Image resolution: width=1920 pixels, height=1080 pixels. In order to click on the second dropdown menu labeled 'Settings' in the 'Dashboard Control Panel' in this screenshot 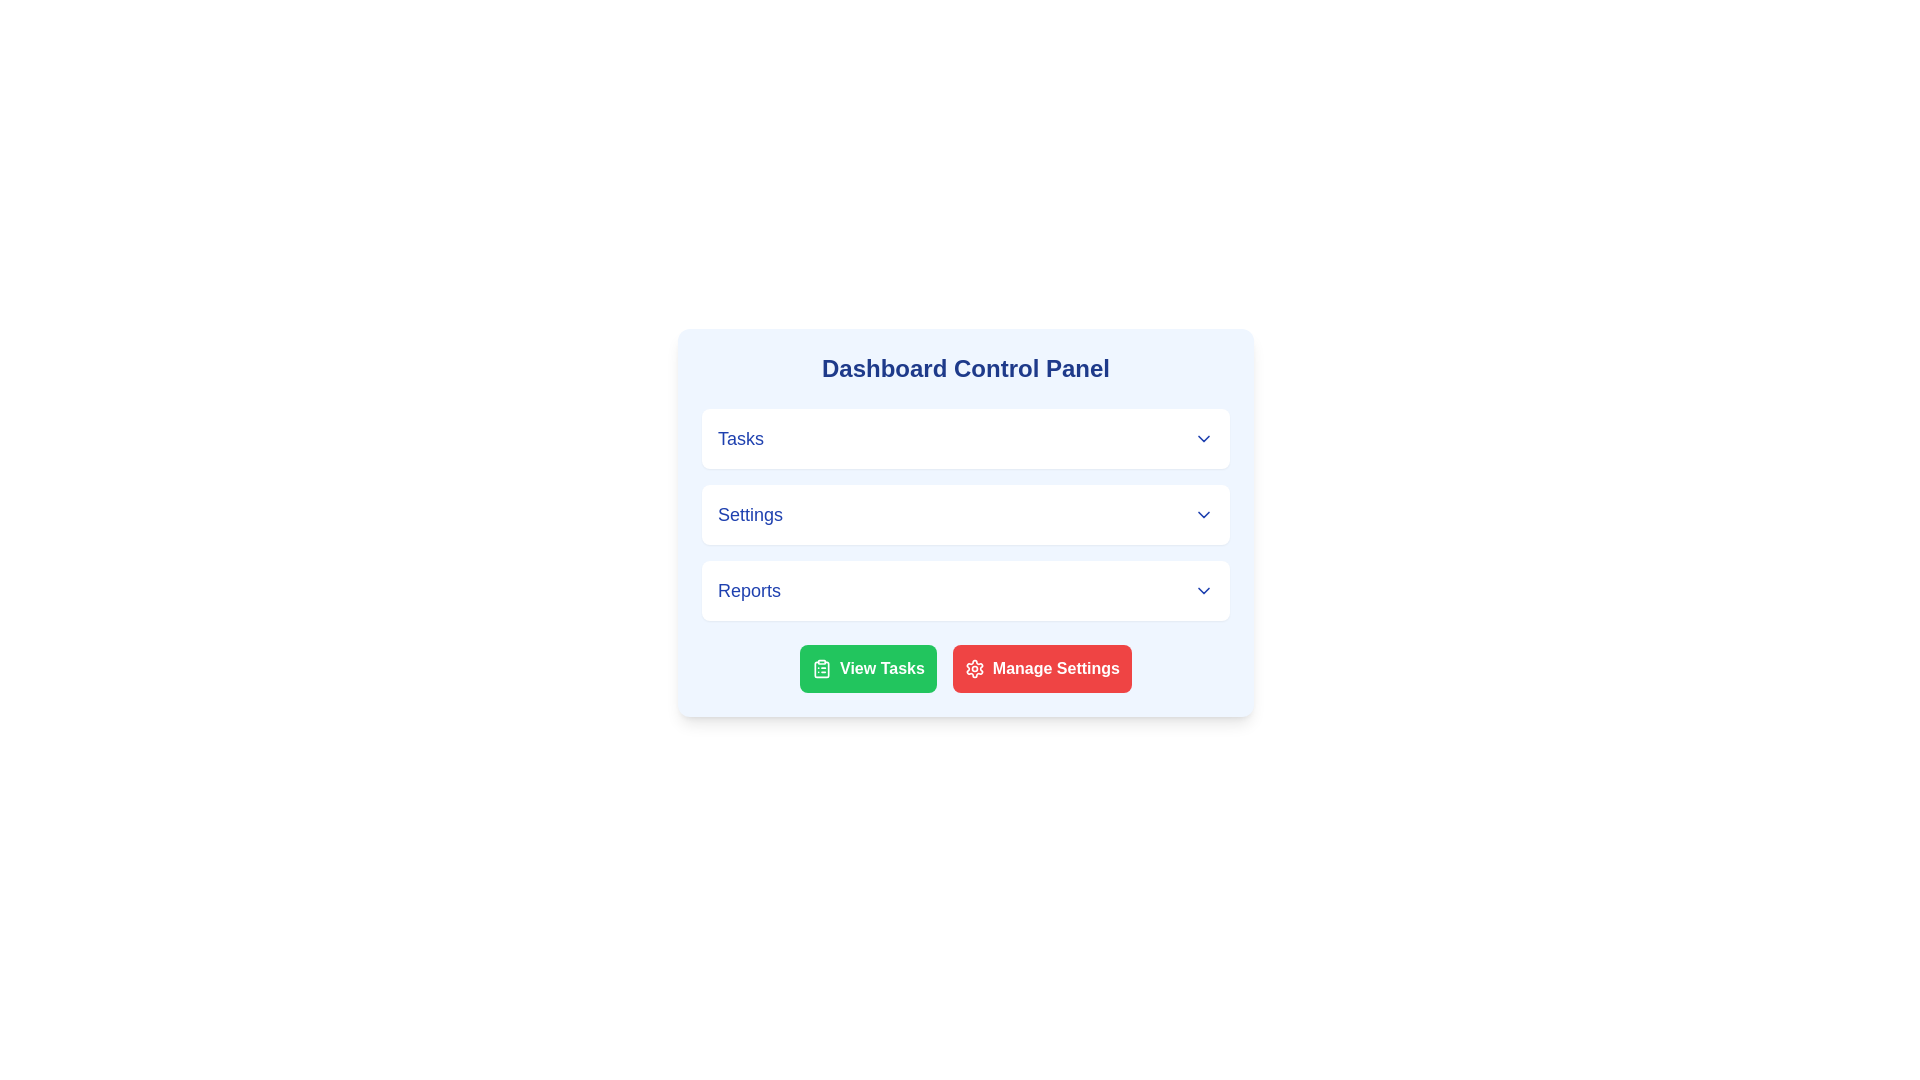, I will do `click(965, 522)`.